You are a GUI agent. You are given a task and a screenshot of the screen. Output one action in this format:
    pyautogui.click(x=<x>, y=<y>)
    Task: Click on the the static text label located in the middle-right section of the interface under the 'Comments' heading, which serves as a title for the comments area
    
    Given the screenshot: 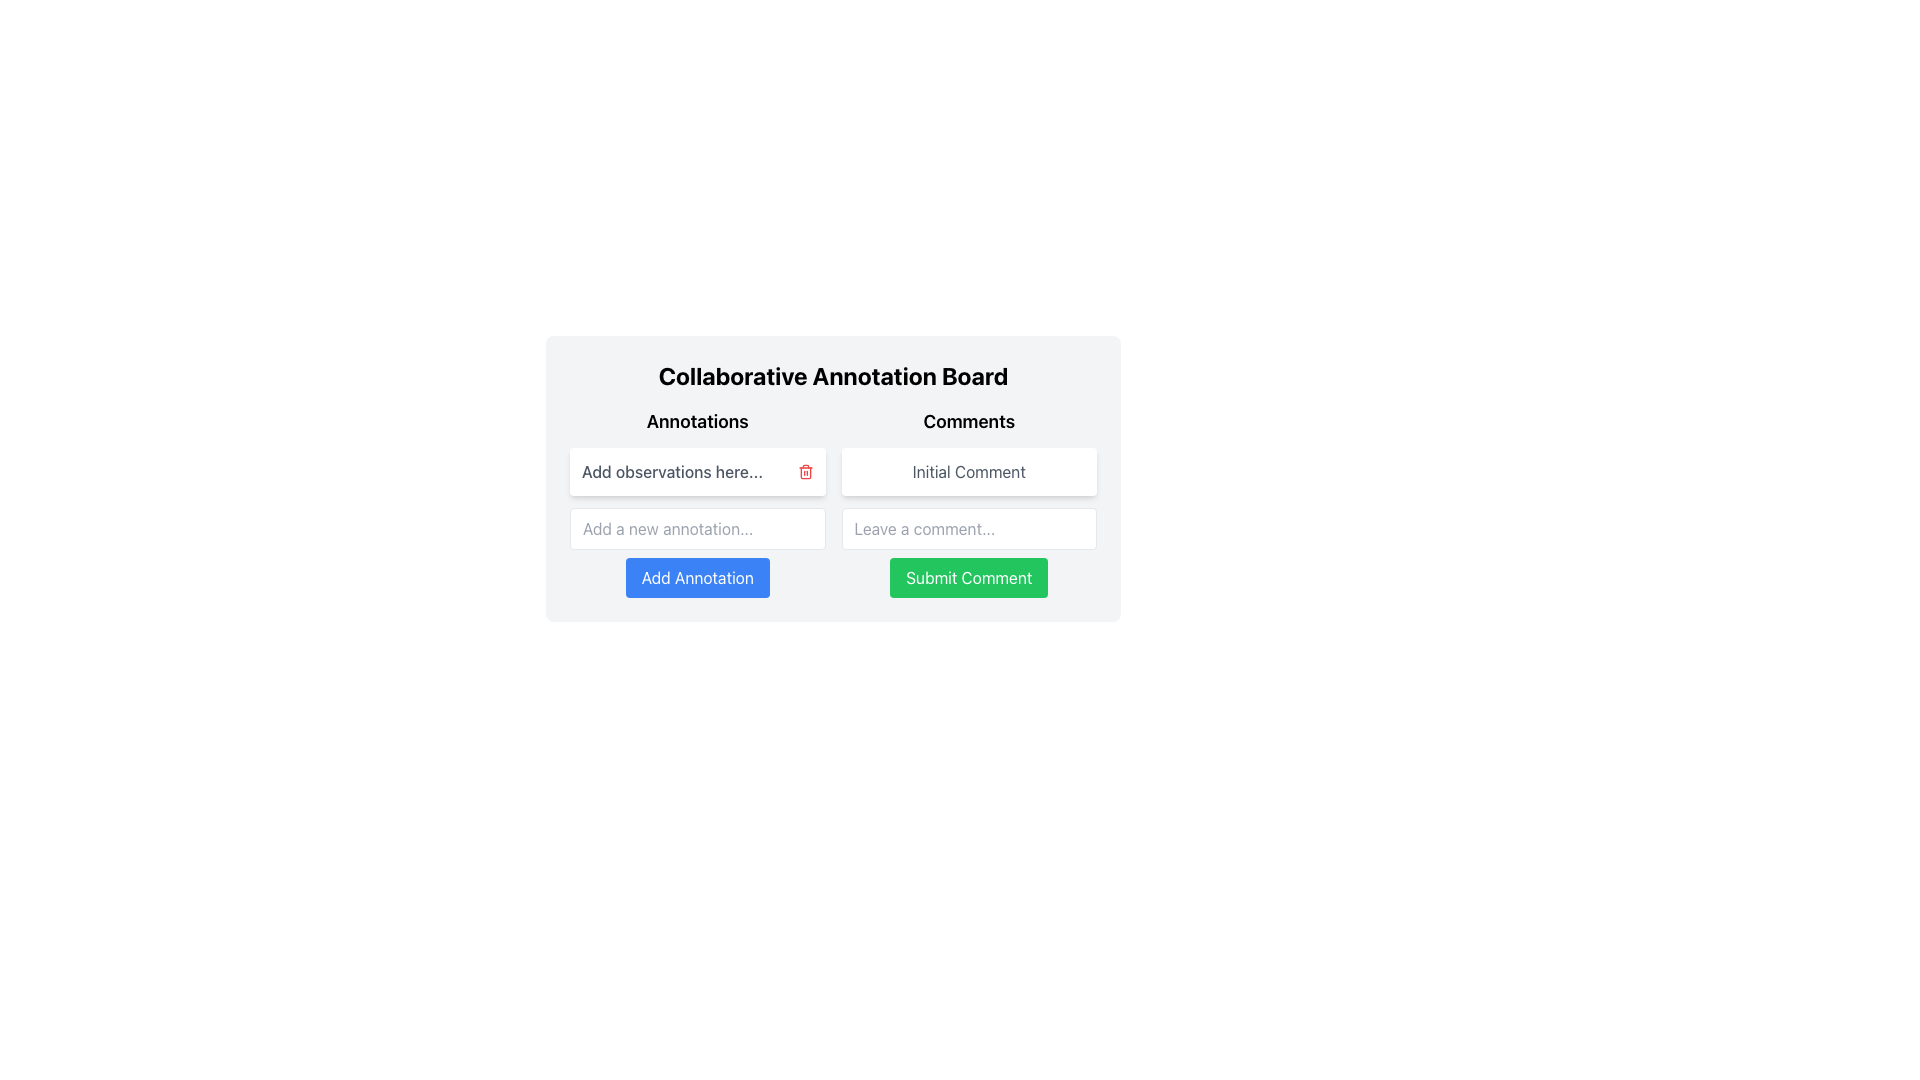 What is the action you would take?
    pyautogui.click(x=969, y=471)
    